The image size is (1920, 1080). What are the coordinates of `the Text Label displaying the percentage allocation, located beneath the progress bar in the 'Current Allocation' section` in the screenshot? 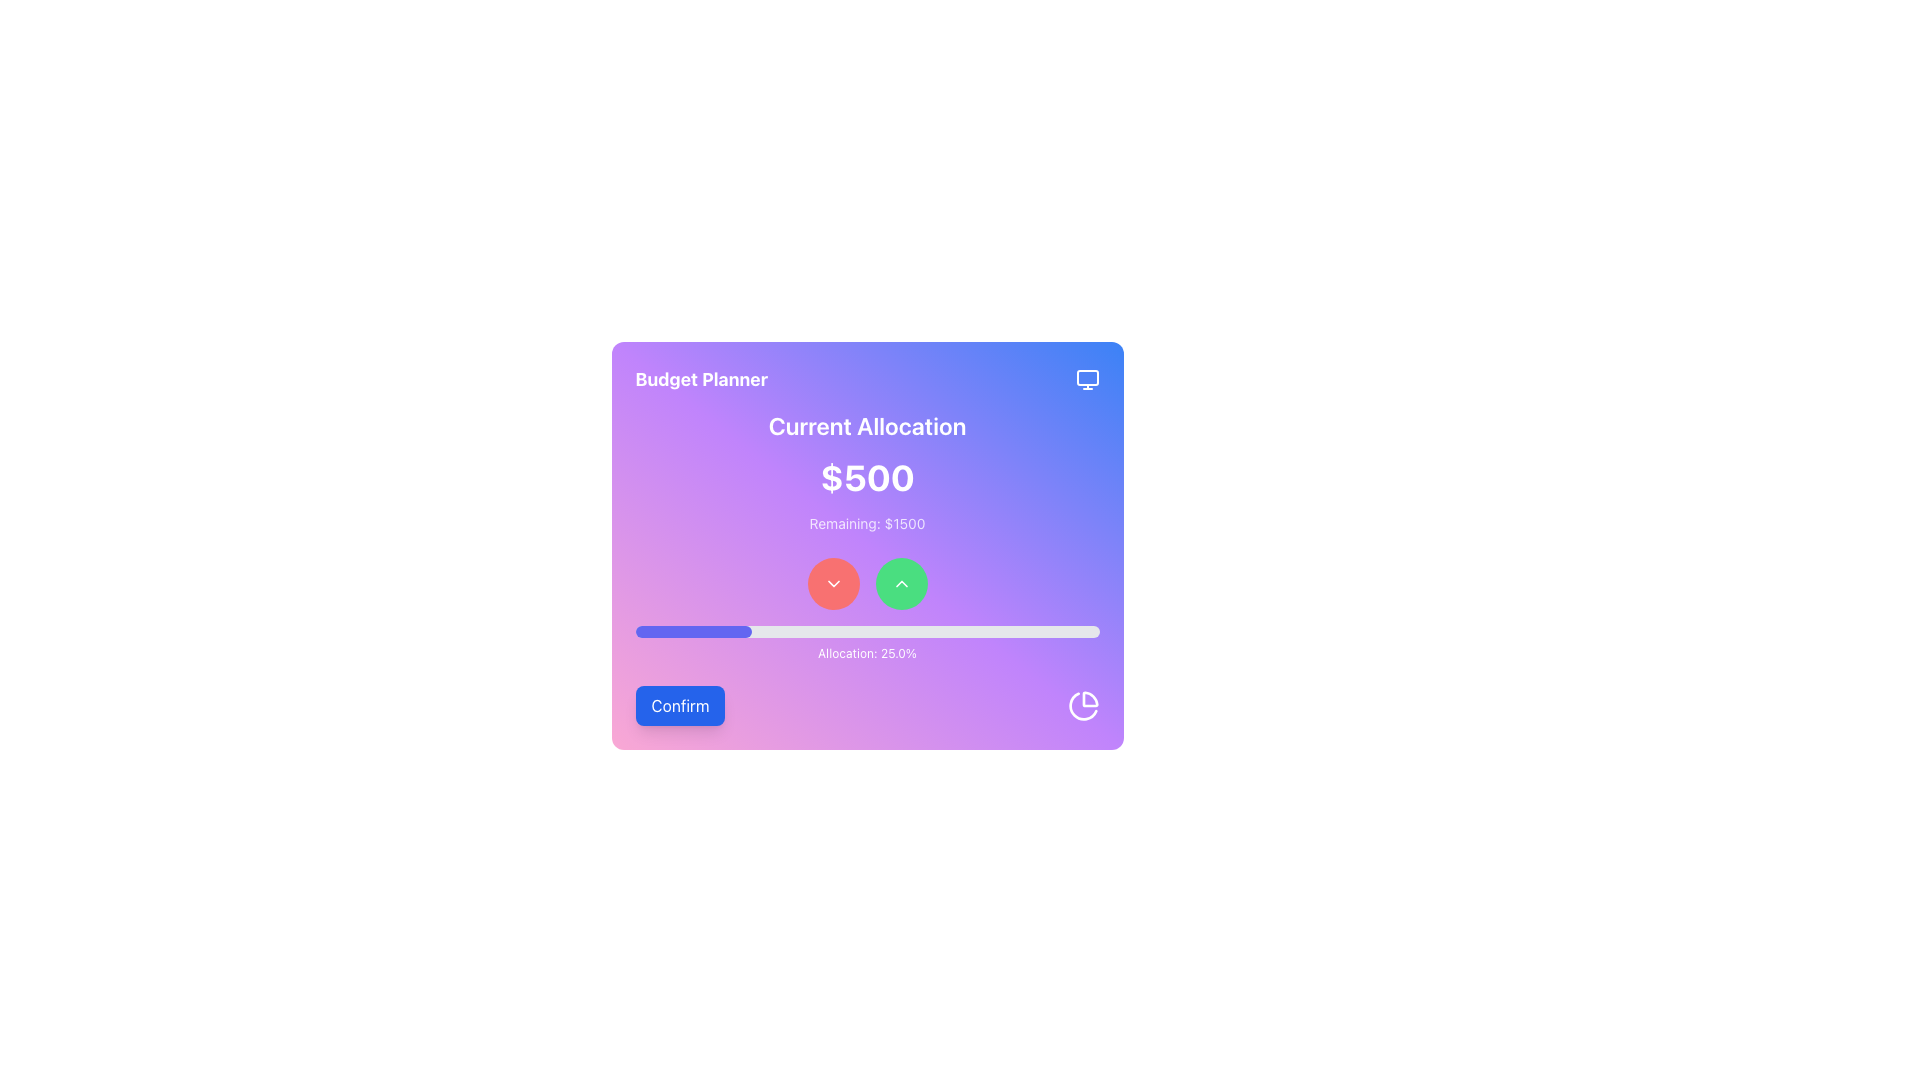 It's located at (867, 654).